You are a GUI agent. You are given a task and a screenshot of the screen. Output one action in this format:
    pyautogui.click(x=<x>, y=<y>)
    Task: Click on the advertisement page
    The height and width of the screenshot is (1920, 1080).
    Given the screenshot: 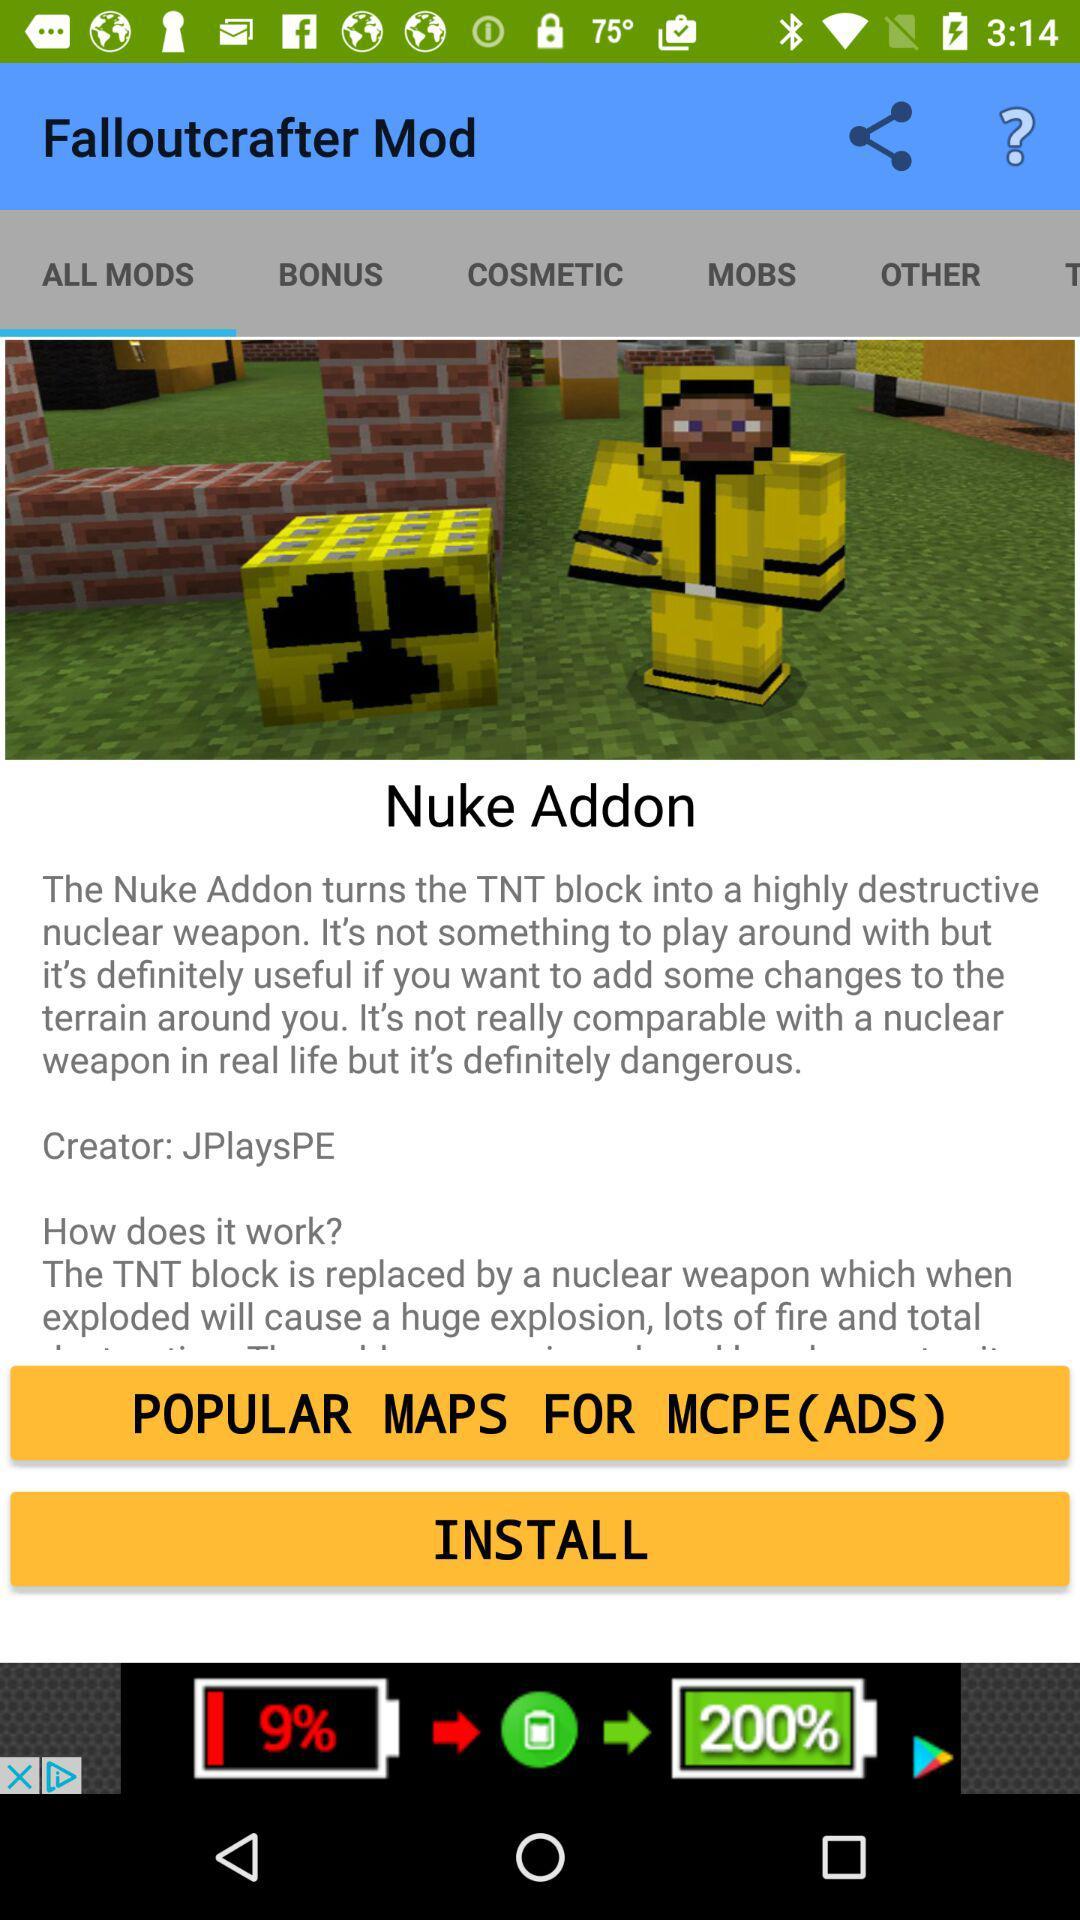 What is the action you would take?
    pyautogui.click(x=540, y=1727)
    